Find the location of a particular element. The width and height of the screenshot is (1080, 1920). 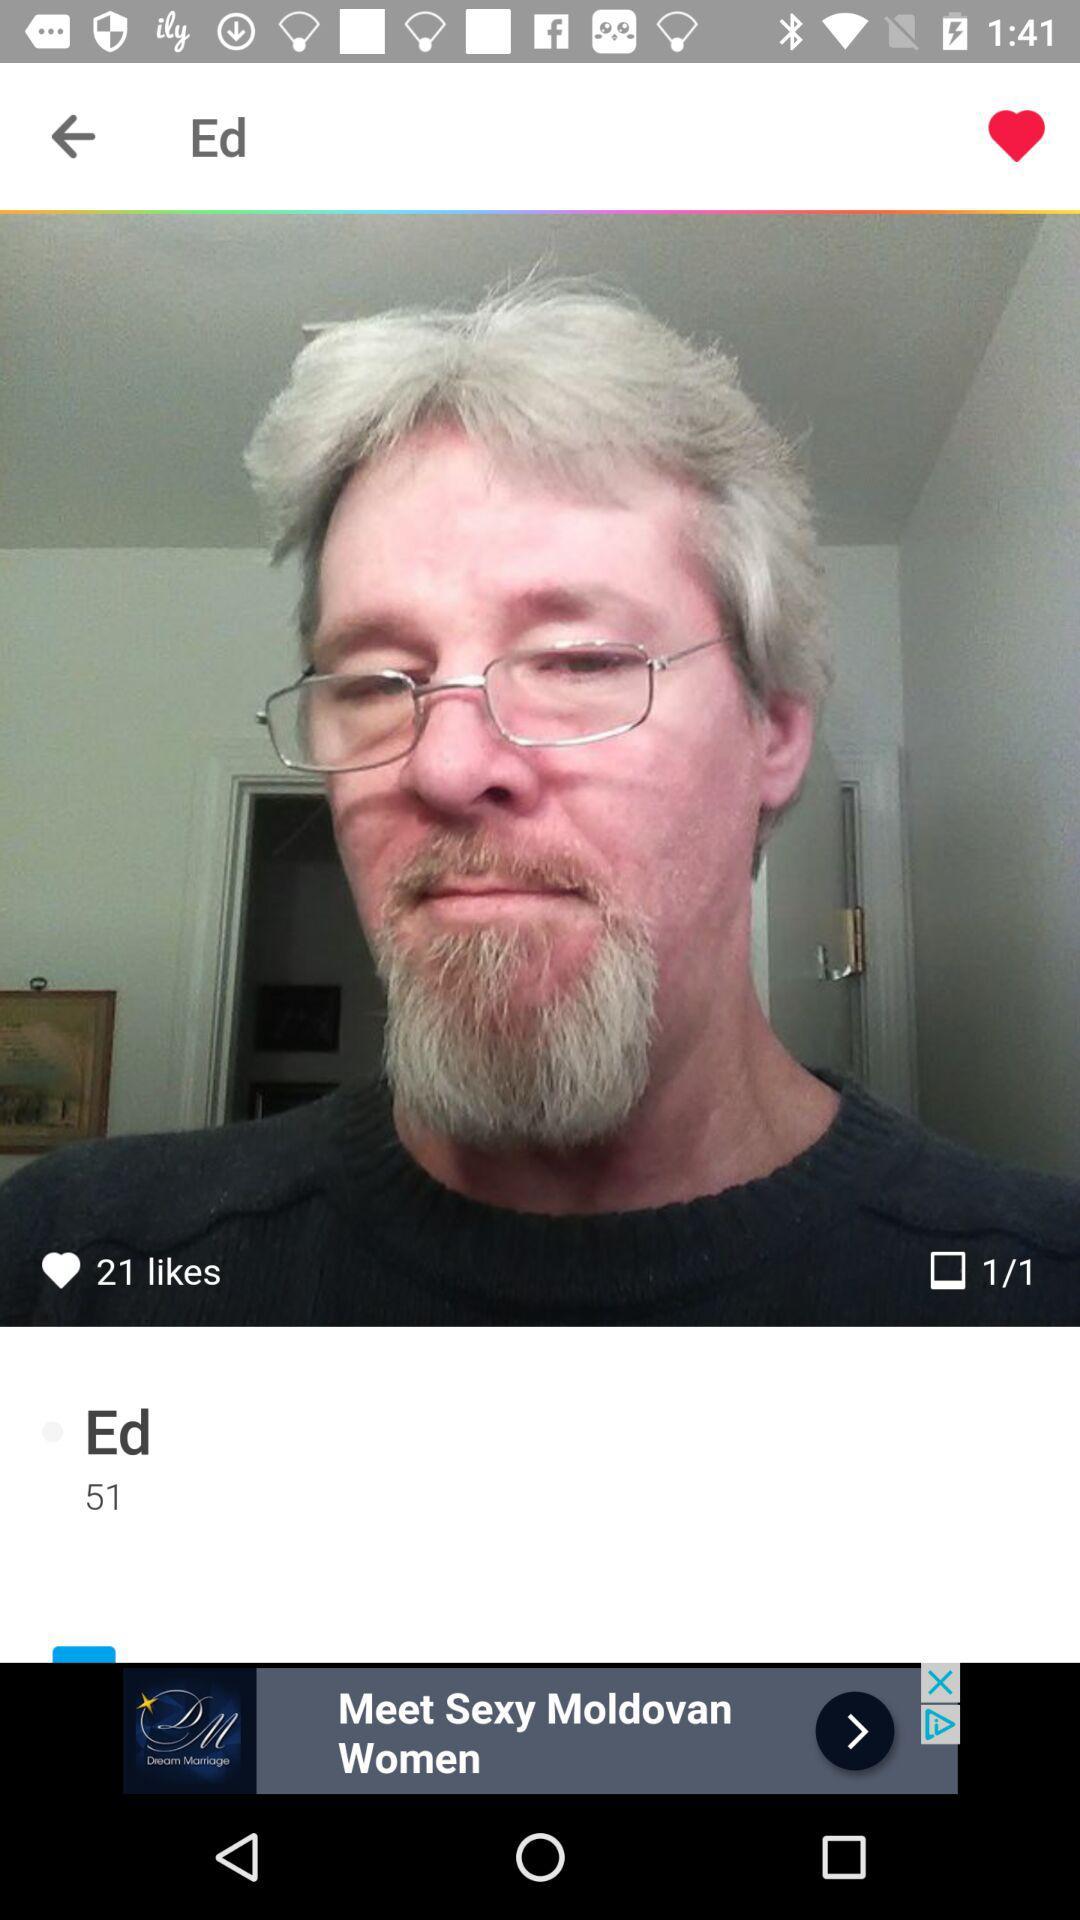

advertisement is located at coordinates (540, 1727).